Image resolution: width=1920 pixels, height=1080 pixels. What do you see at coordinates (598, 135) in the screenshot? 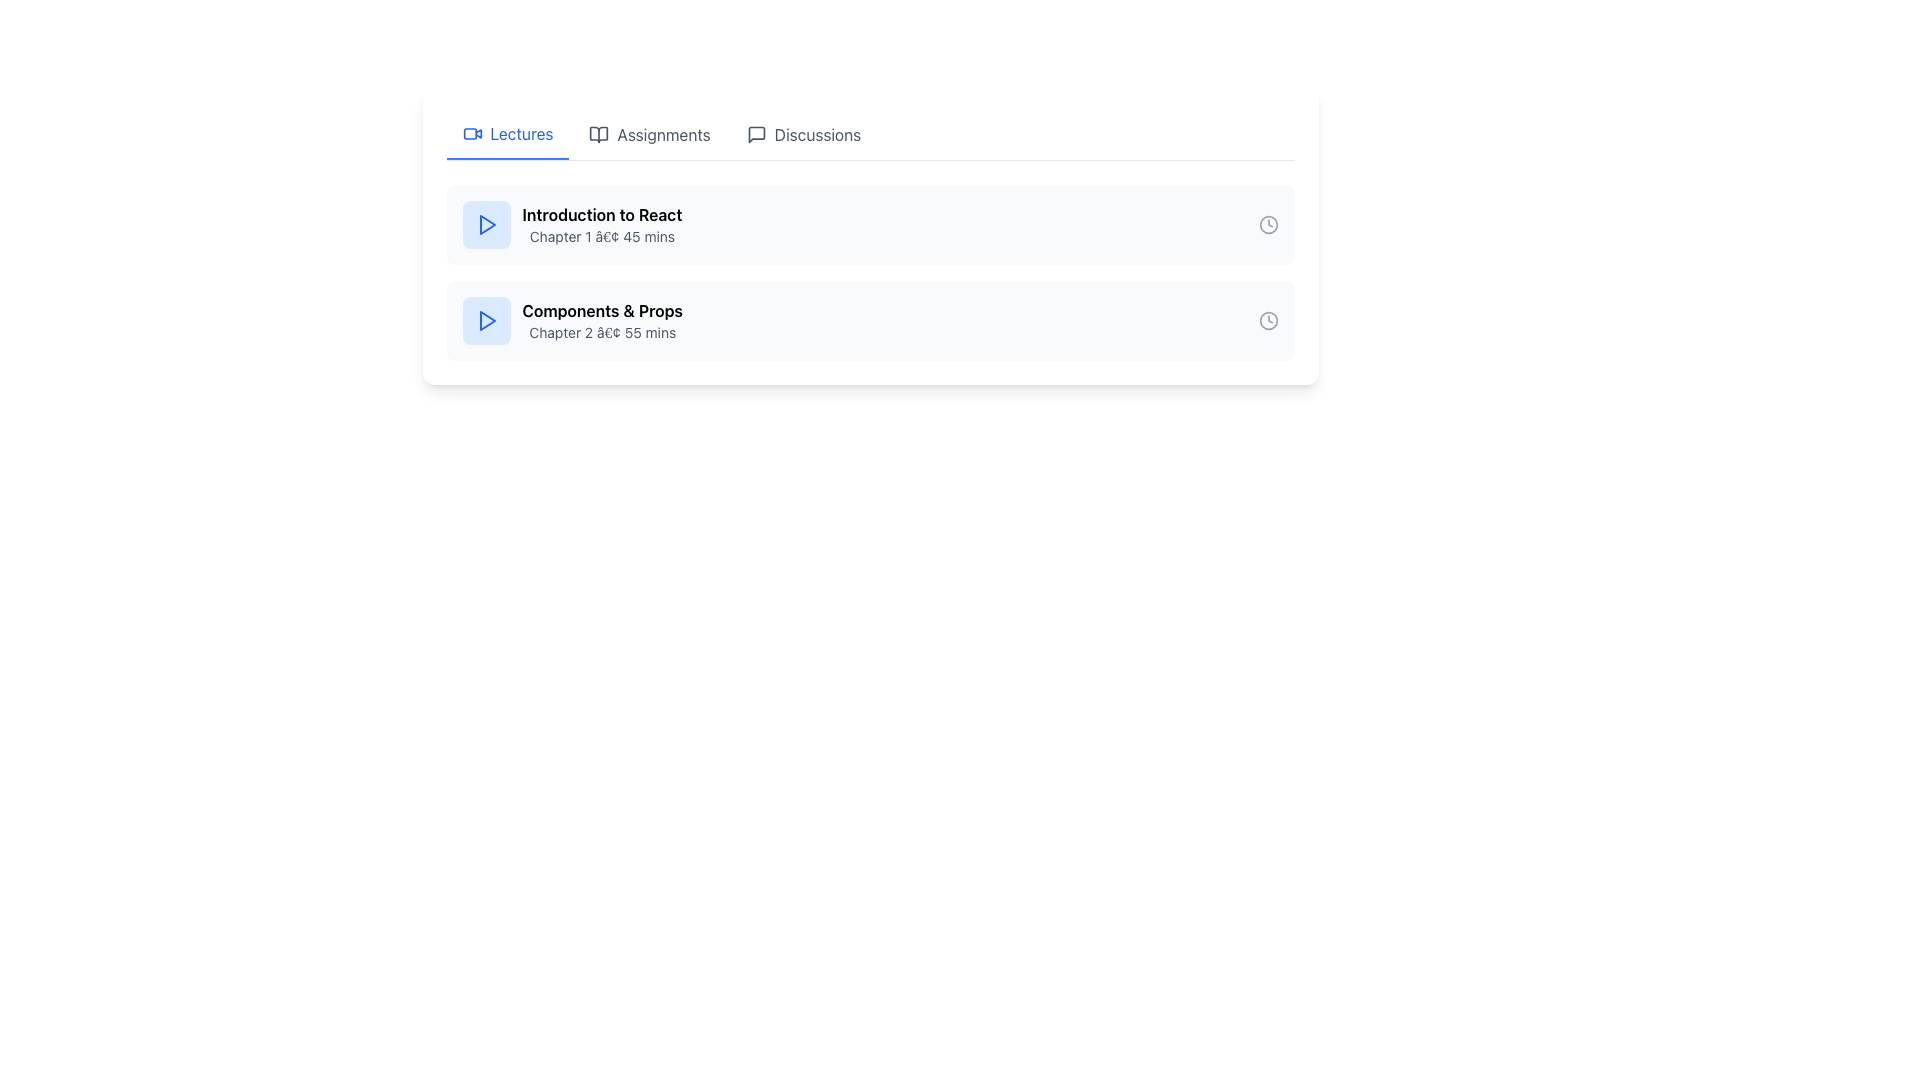
I see `the open book SVG icon located in the navigation bar, which is to the left of the 'Assignments' text label` at bounding box center [598, 135].